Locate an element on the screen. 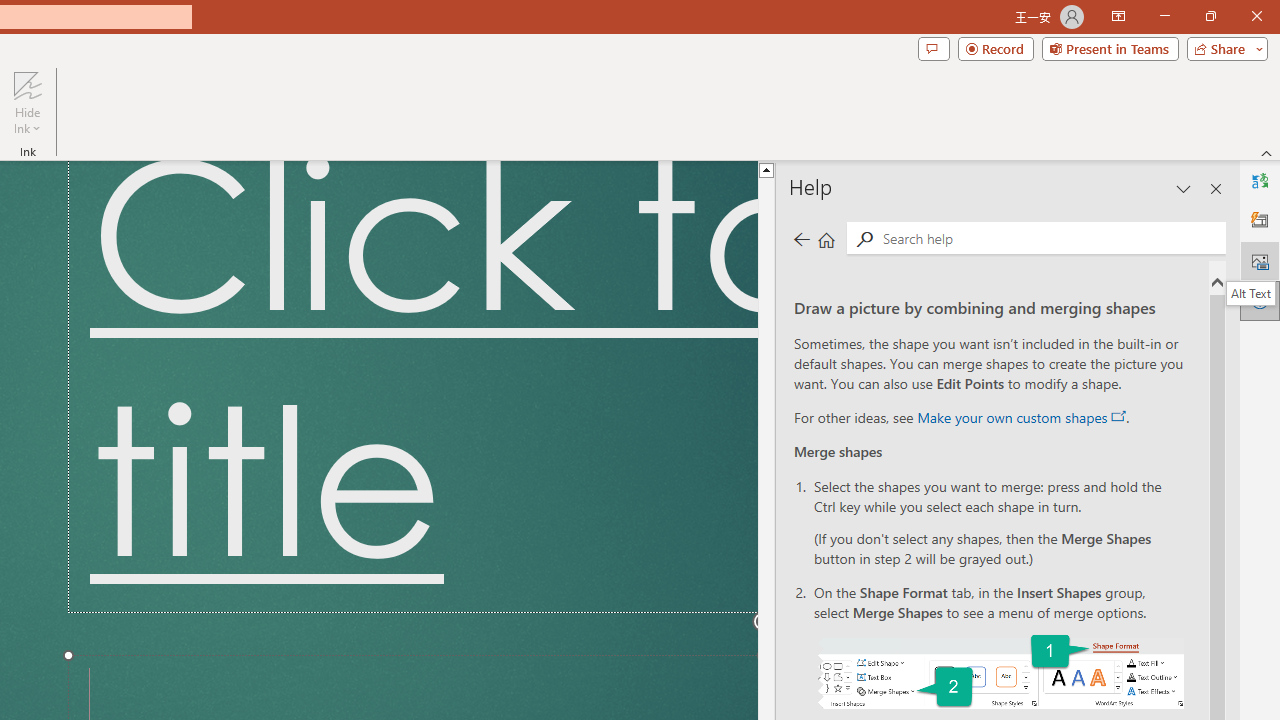  'Alt Text' is located at coordinates (1250, 293).